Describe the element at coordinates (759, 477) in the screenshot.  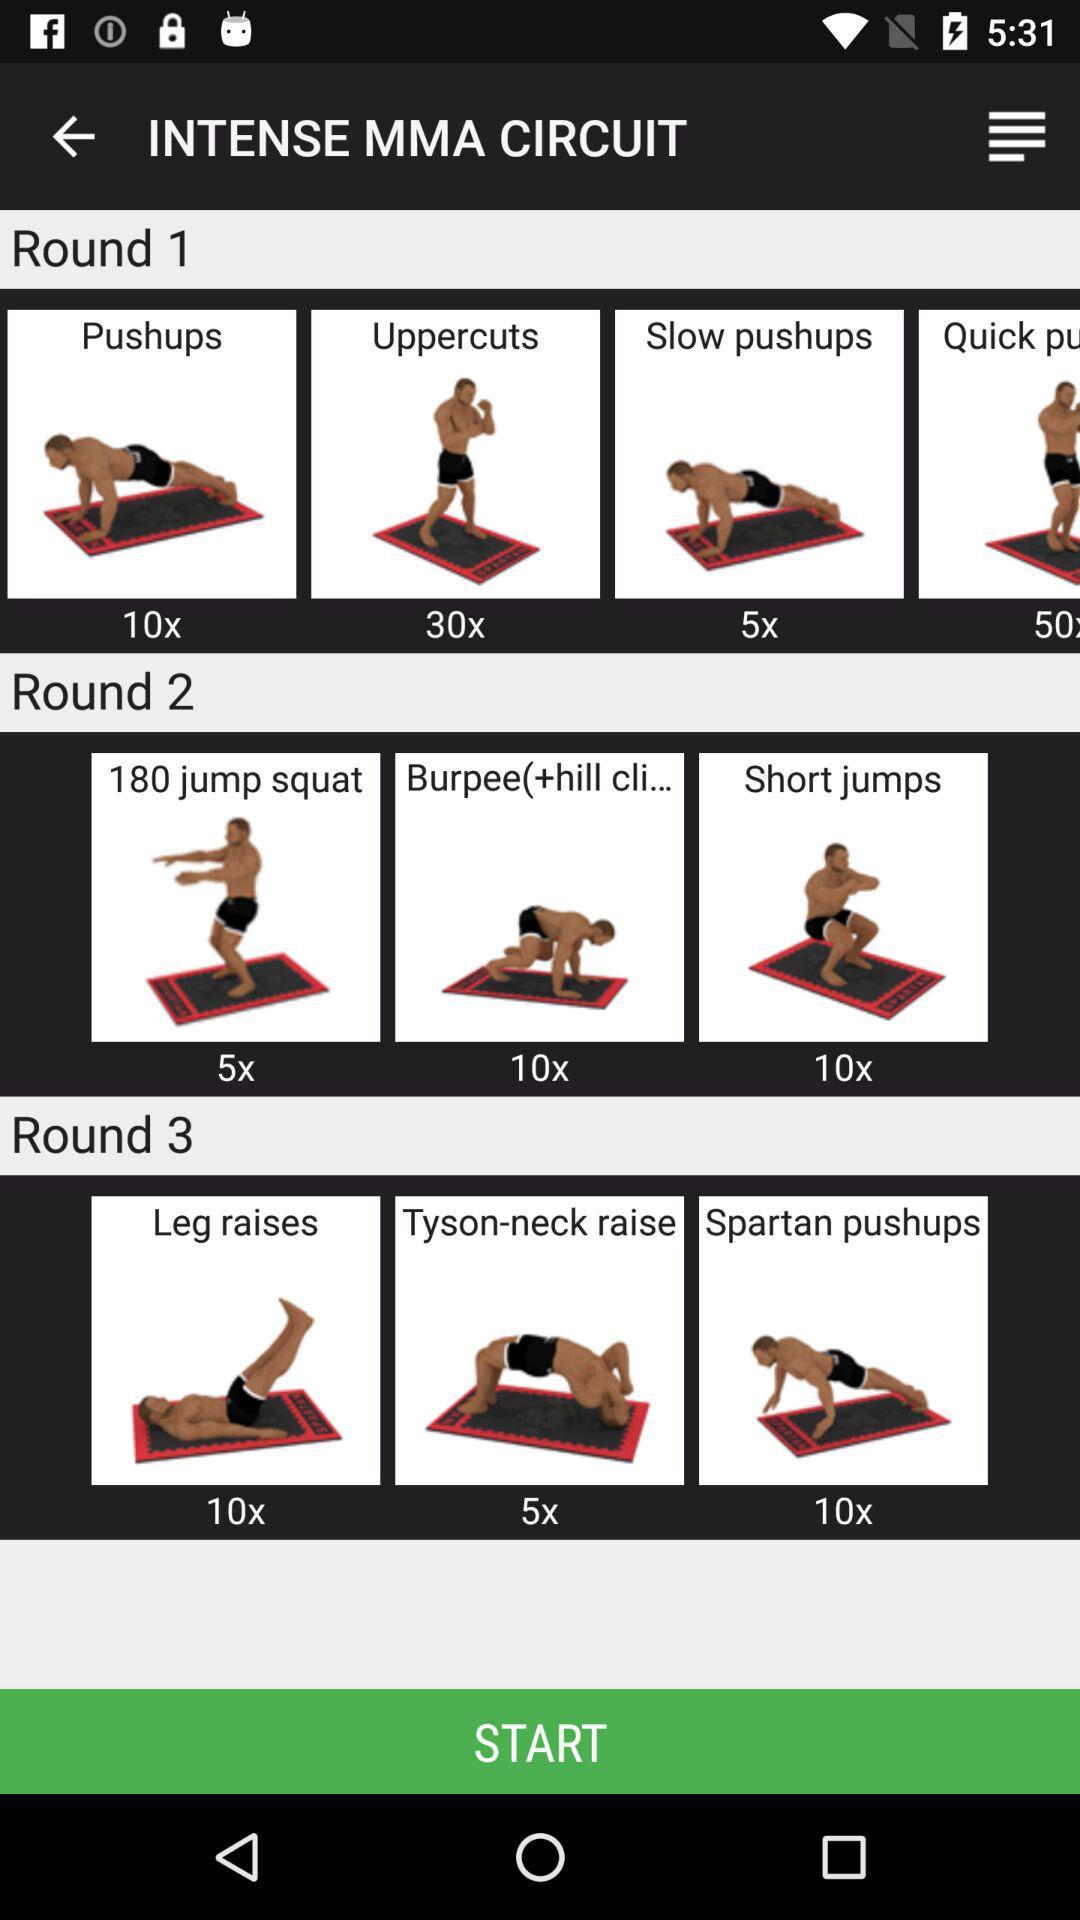
I see `the app to the right of uppercuts app` at that location.